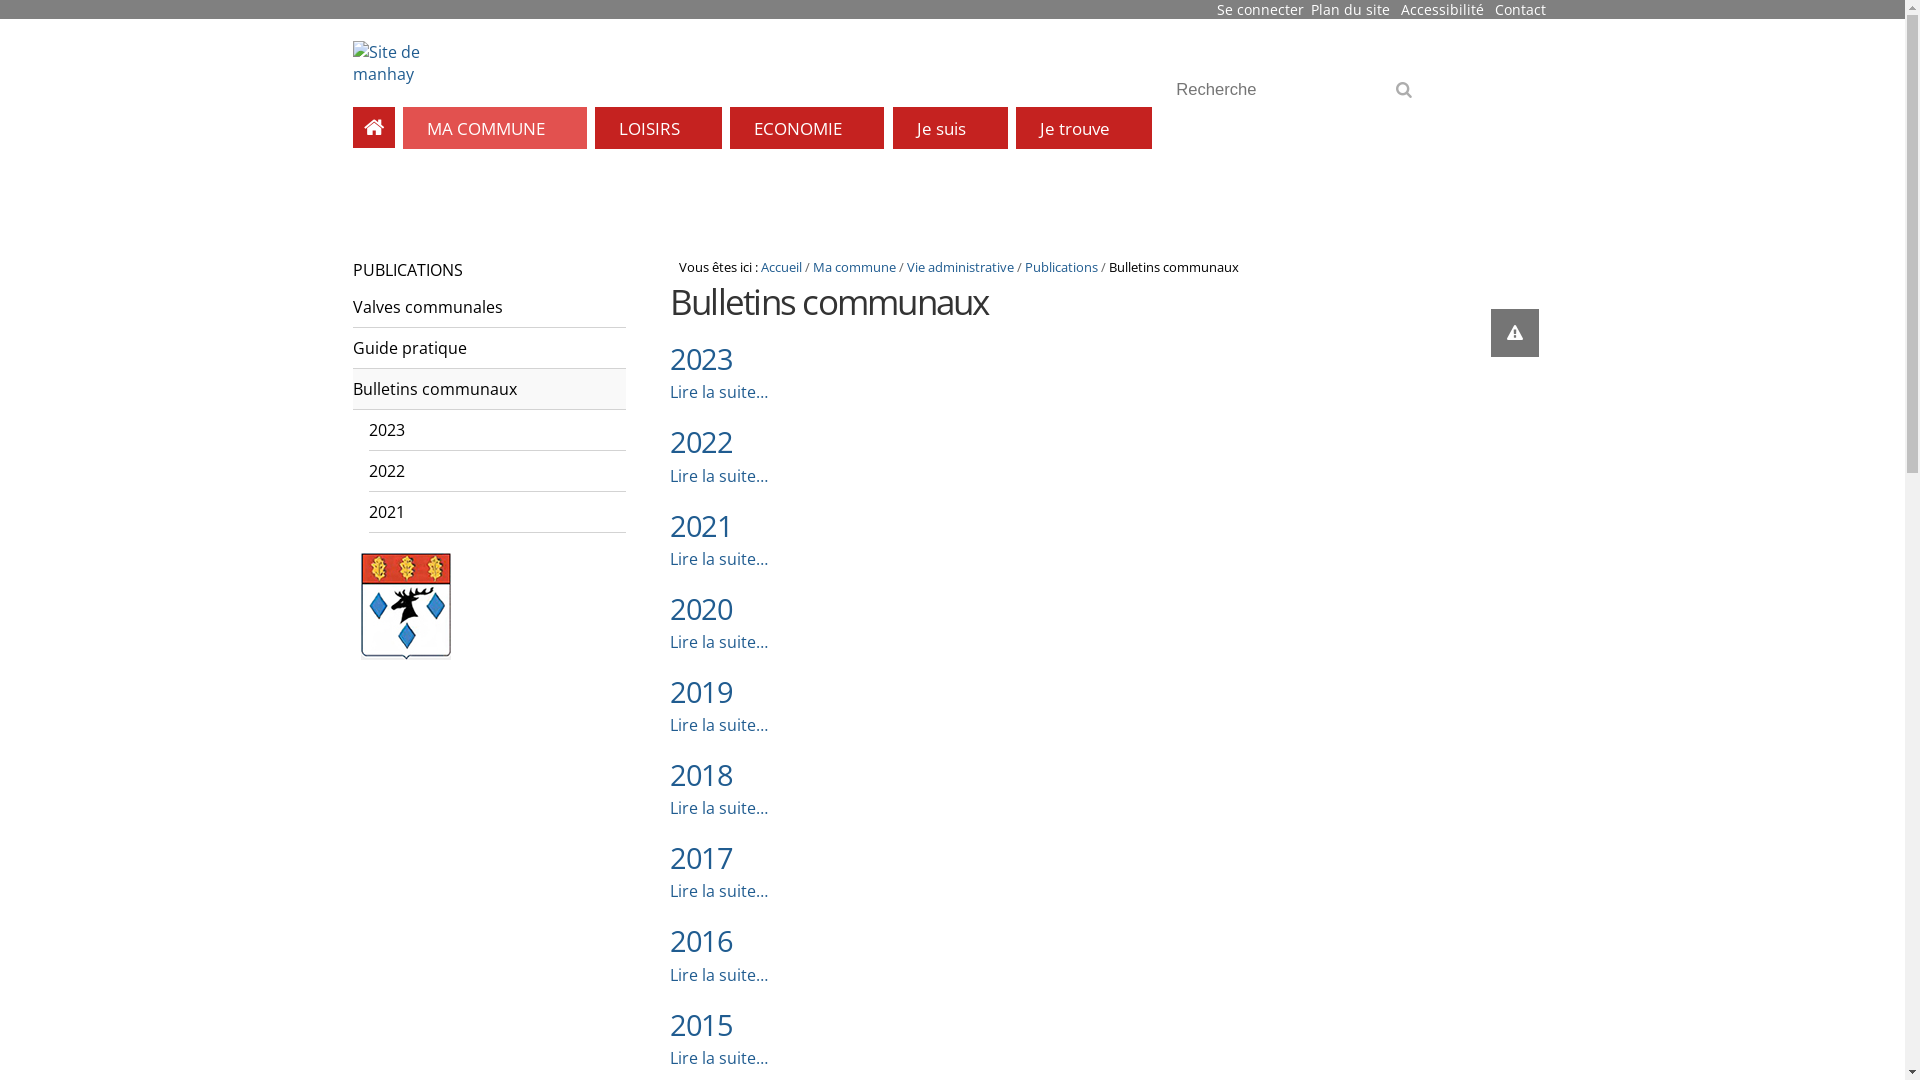 Image resolution: width=1920 pixels, height=1080 pixels. I want to click on 'Je trouve', so click(1083, 127).